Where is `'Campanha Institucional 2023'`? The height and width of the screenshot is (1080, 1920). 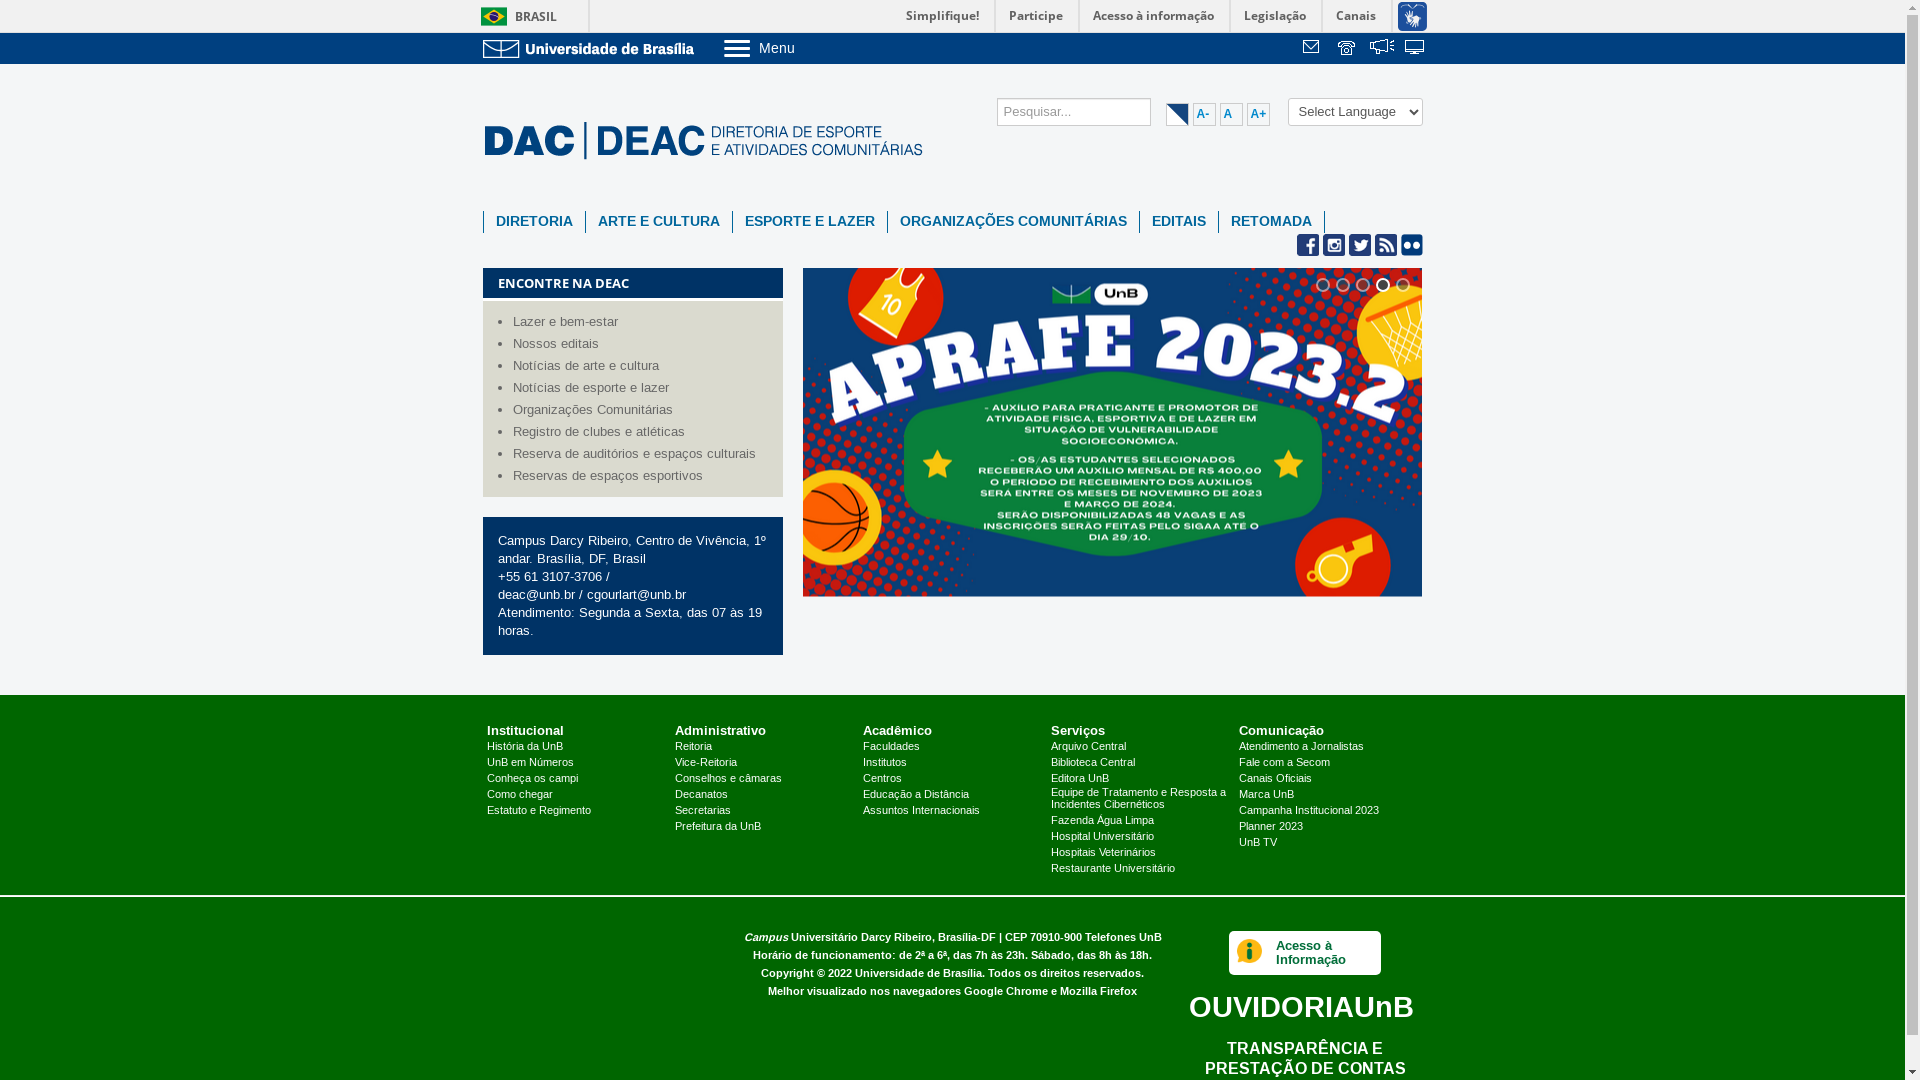 'Campanha Institucional 2023' is located at coordinates (1237, 810).